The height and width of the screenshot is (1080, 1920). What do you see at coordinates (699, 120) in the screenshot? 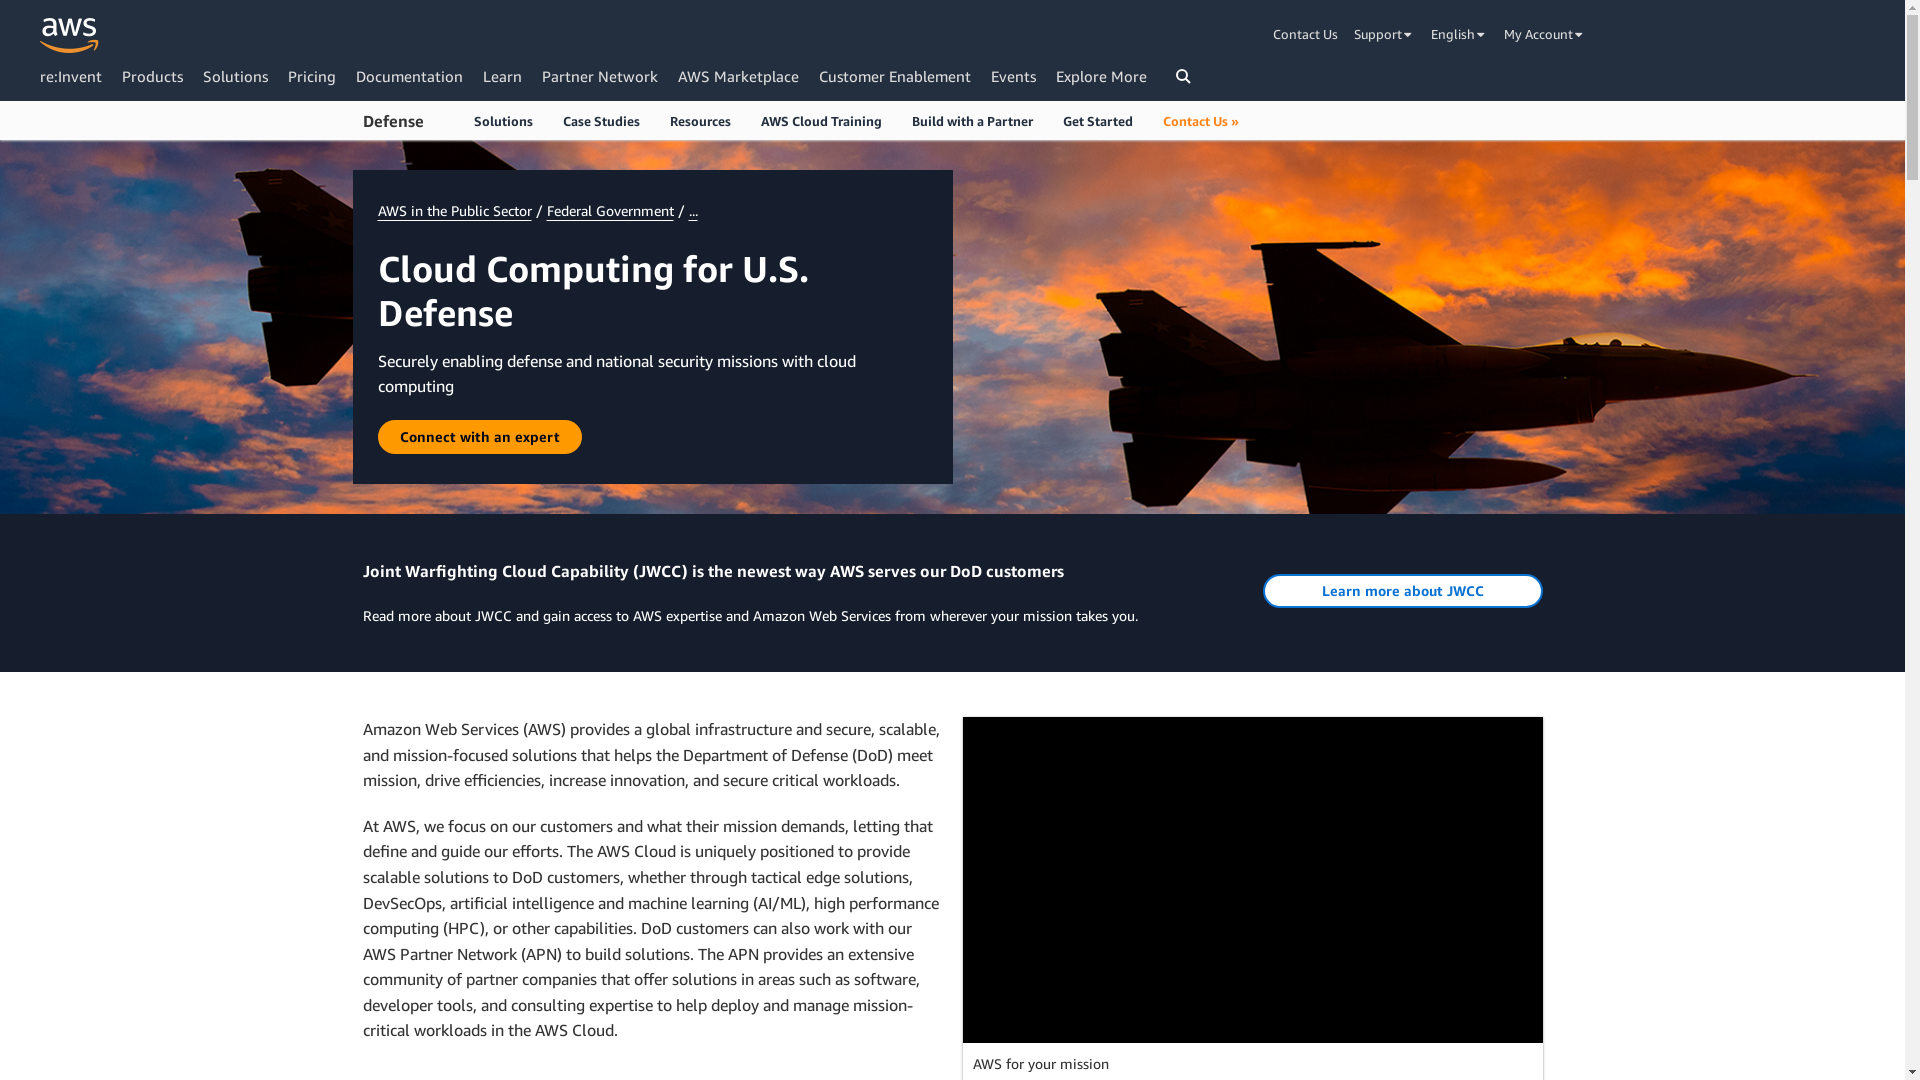
I see `'Resources'` at bounding box center [699, 120].